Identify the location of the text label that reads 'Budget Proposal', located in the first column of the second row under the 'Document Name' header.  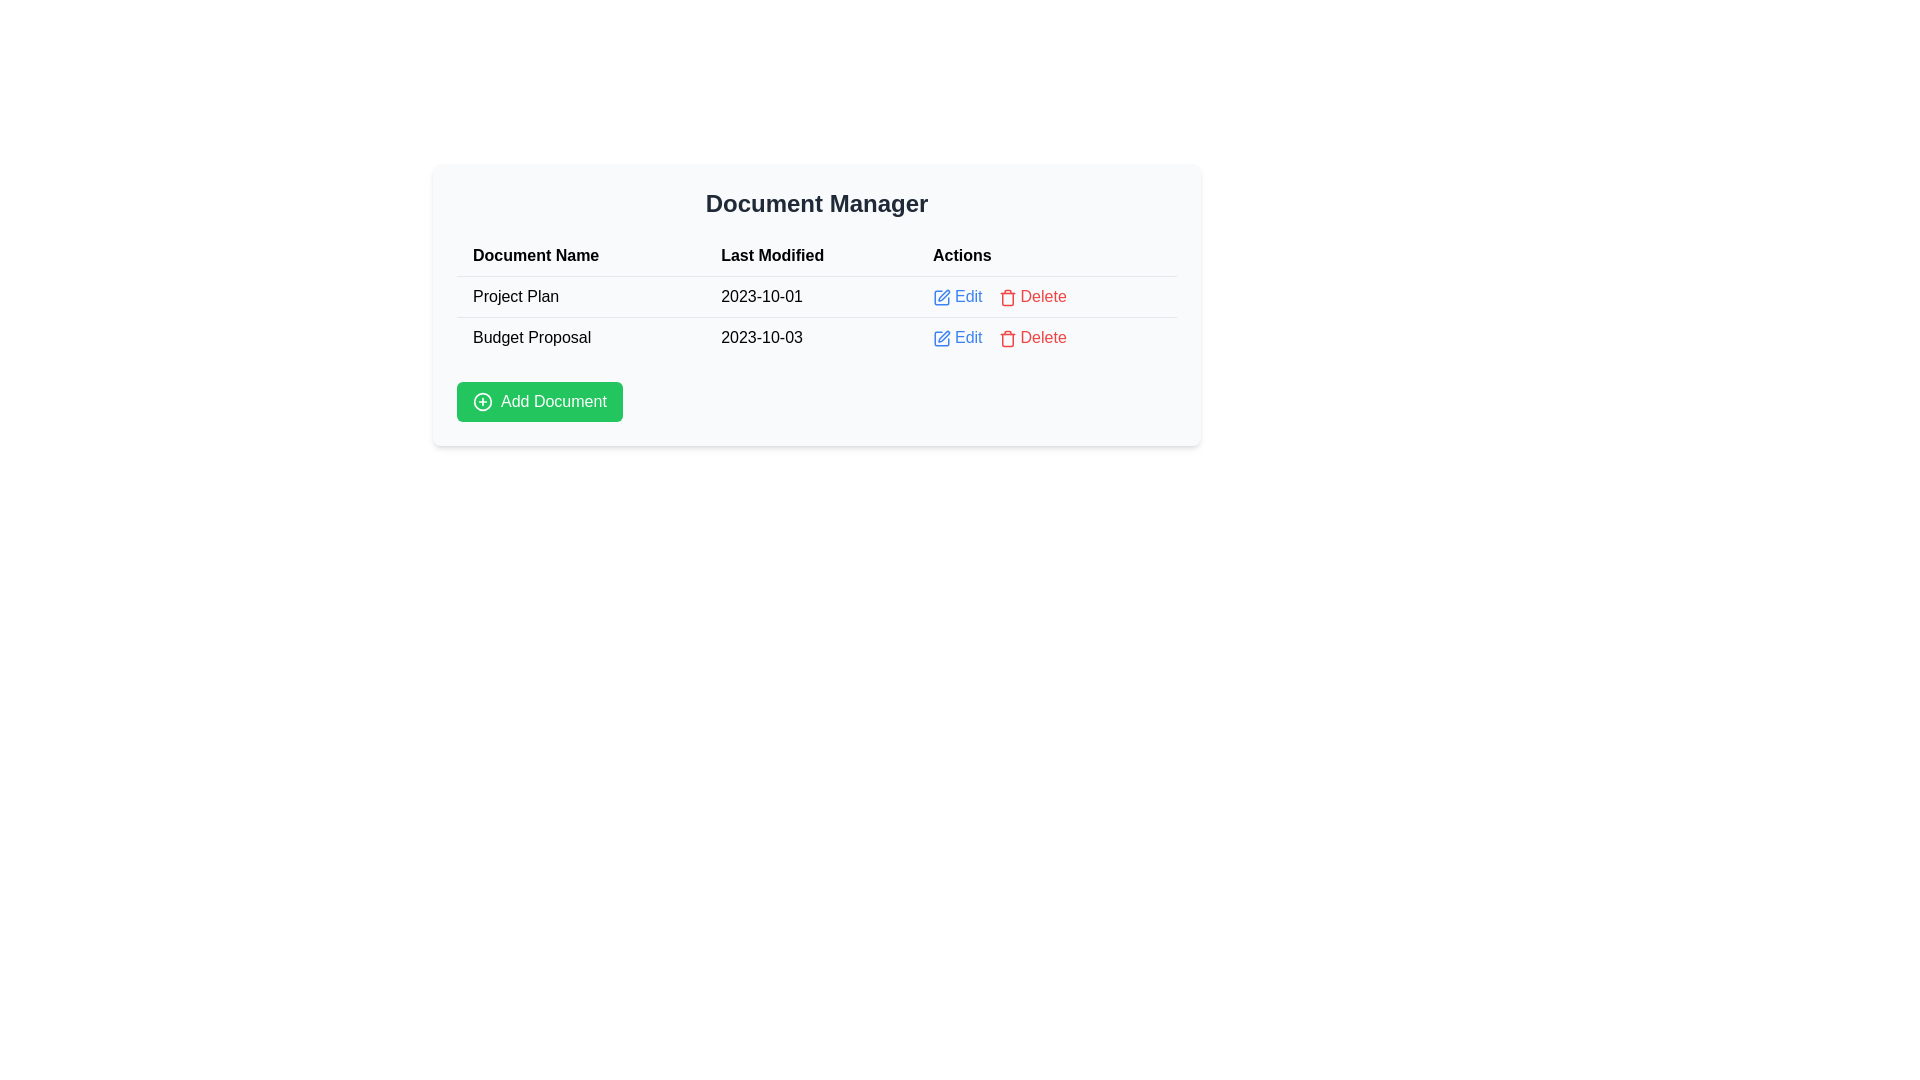
(579, 336).